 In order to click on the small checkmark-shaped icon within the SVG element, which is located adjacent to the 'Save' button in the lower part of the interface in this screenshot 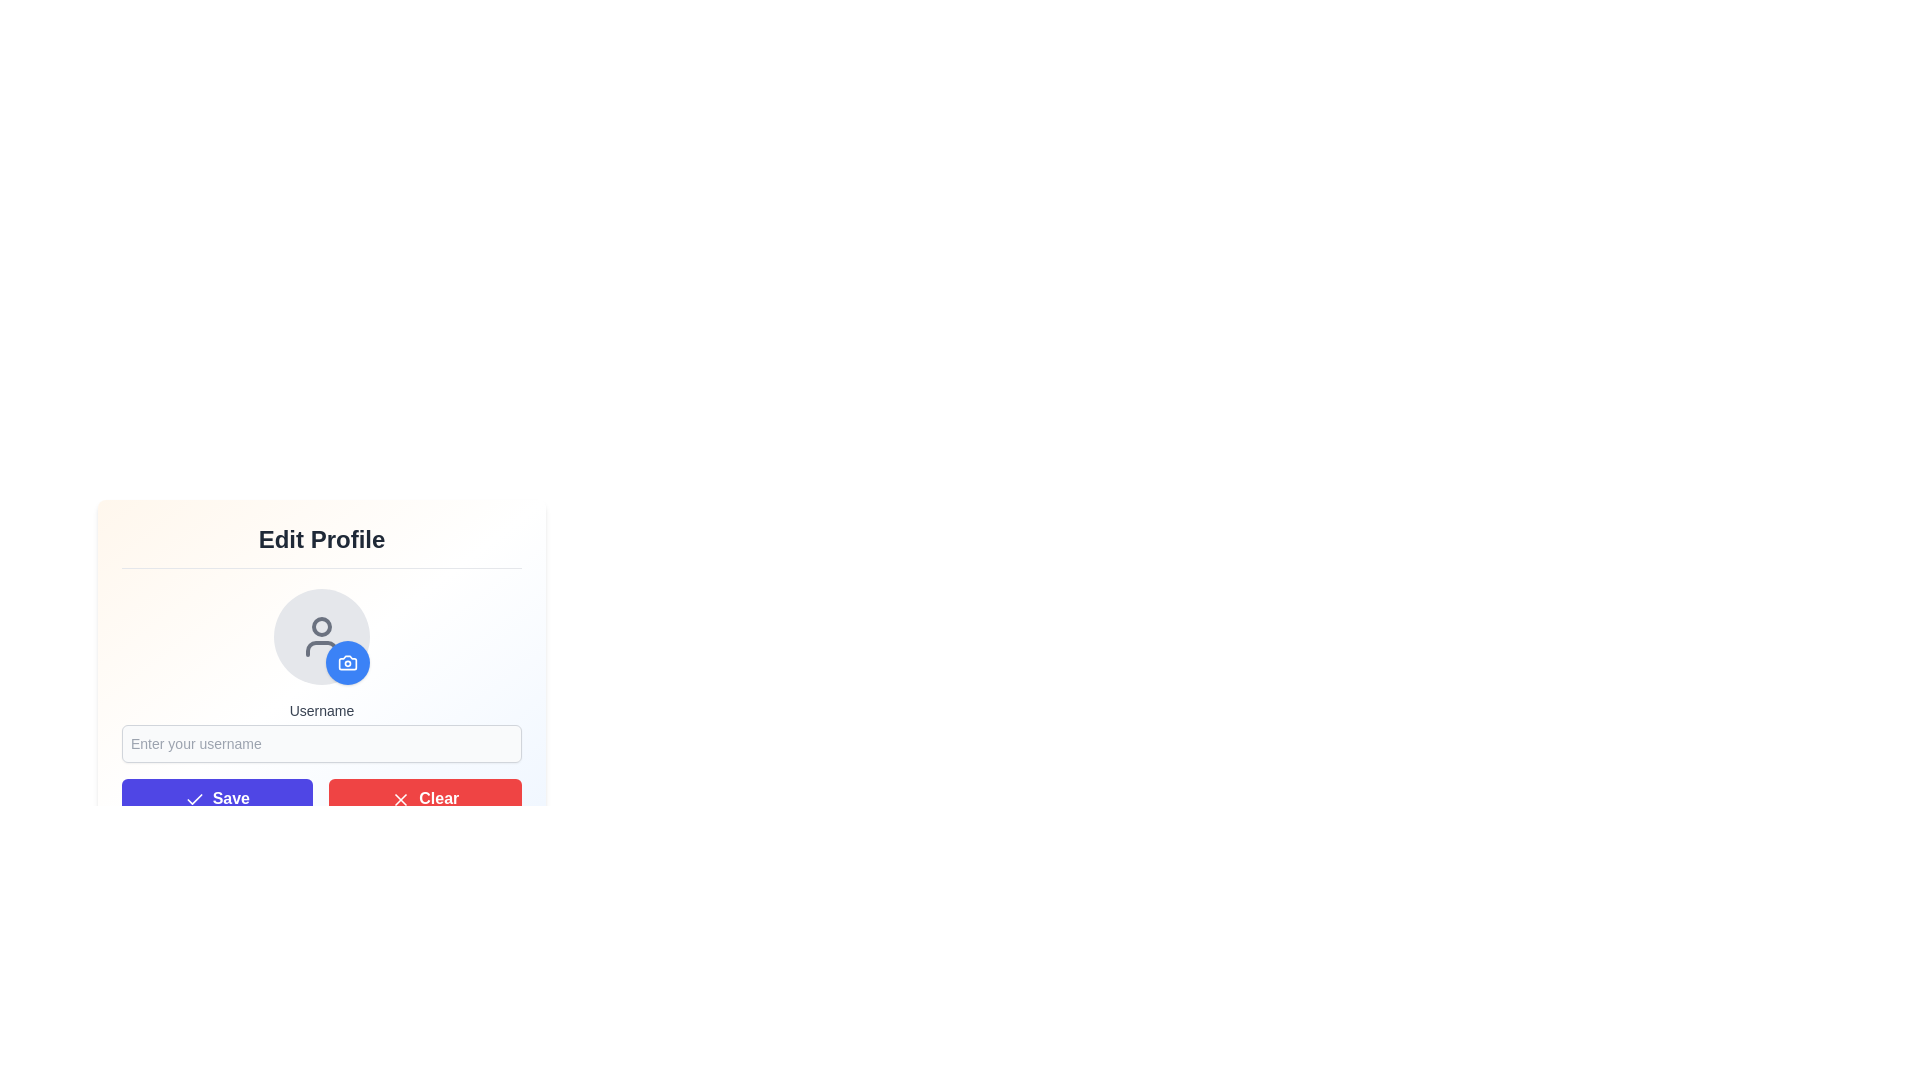, I will do `click(194, 798)`.